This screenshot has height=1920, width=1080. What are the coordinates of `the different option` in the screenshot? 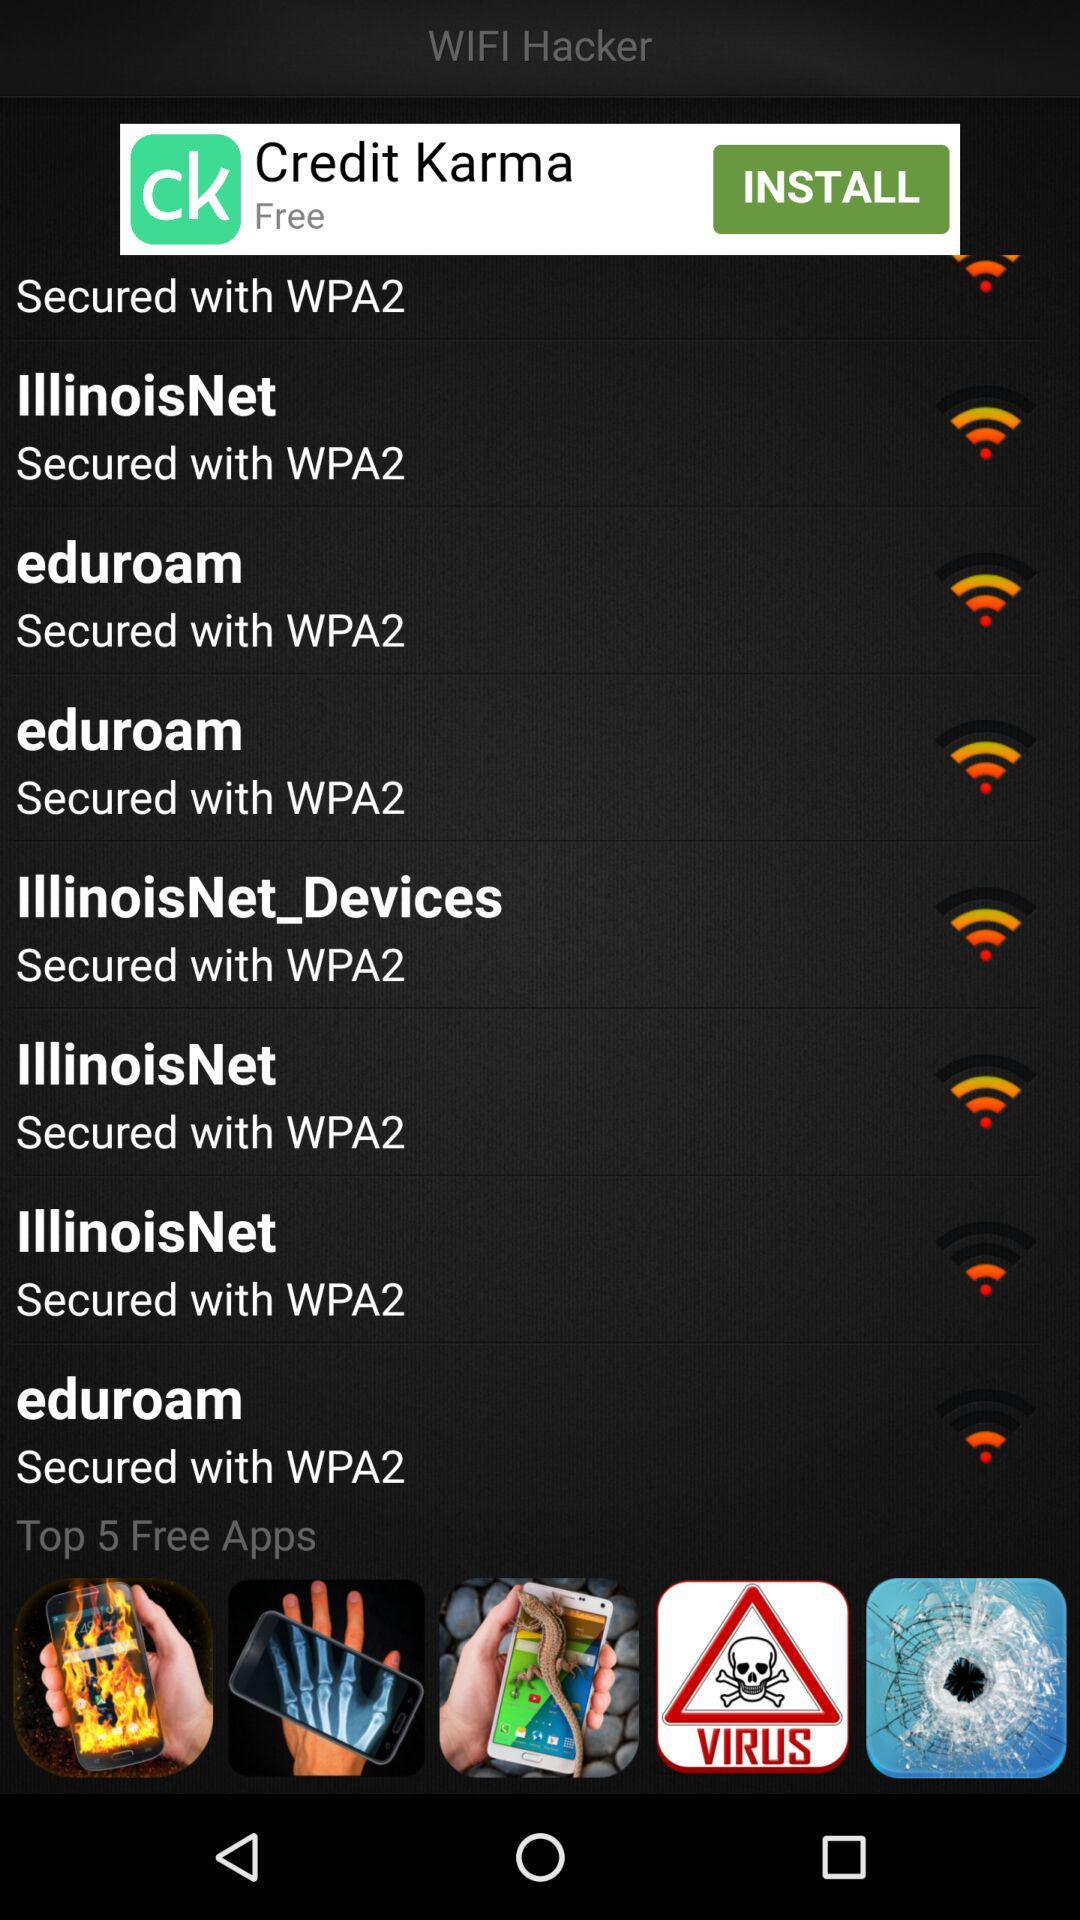 It's located at (538, 1677).